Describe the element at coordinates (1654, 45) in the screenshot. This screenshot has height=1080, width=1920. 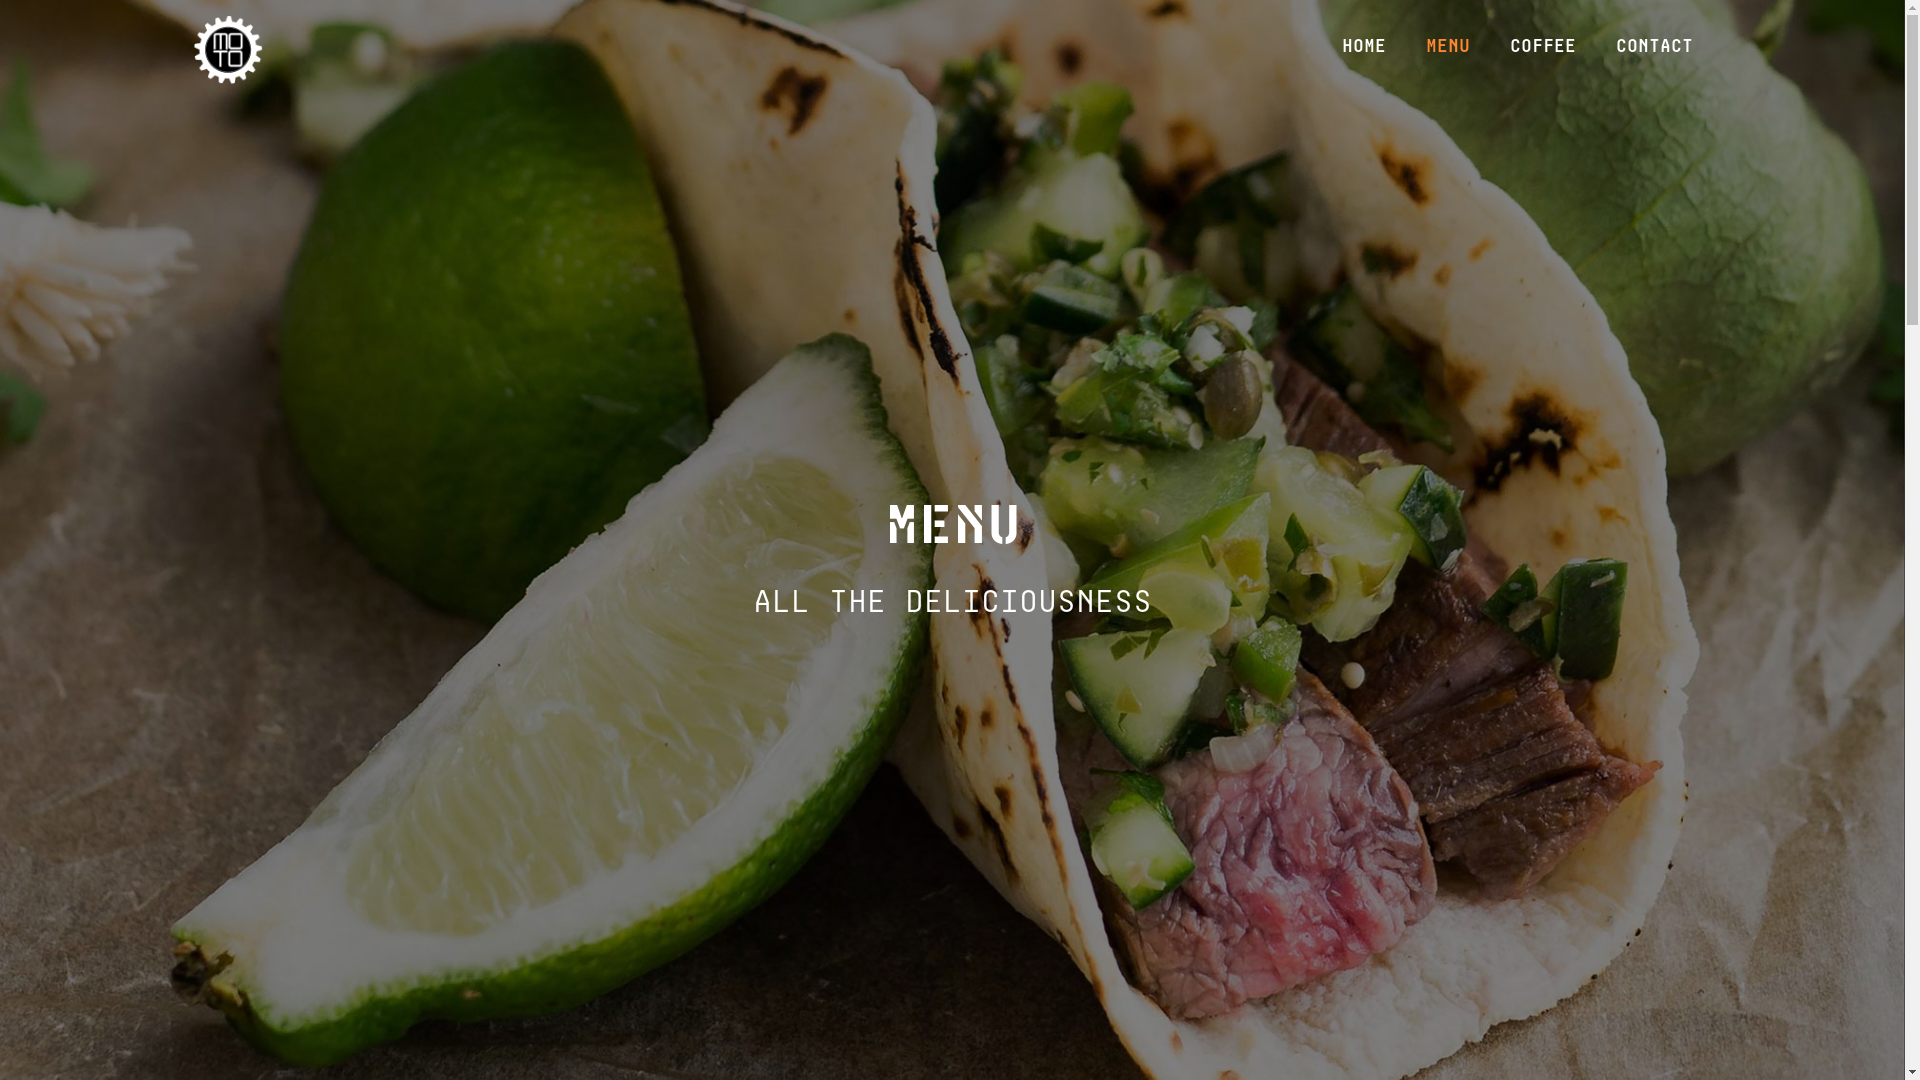
I see `'Contact'` at that location.